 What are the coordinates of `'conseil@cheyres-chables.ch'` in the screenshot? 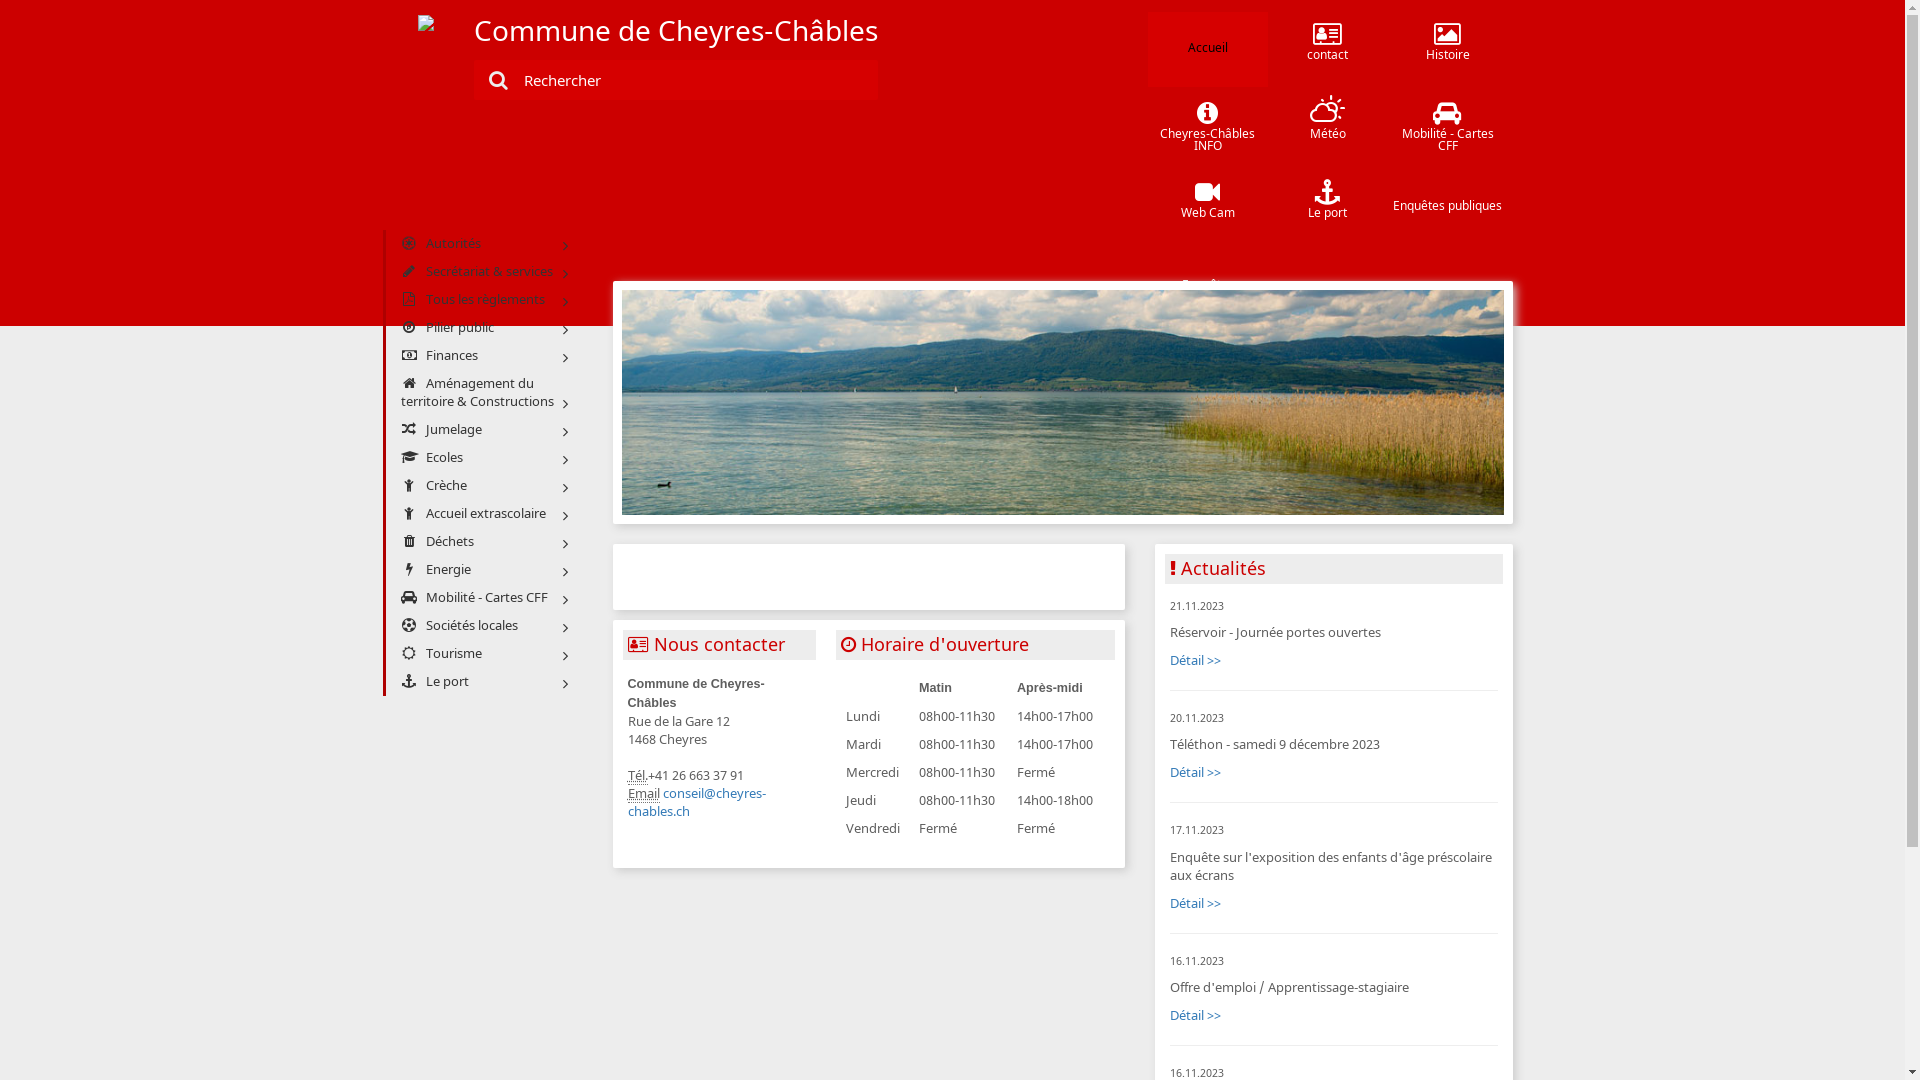 It's located at (696, 801).